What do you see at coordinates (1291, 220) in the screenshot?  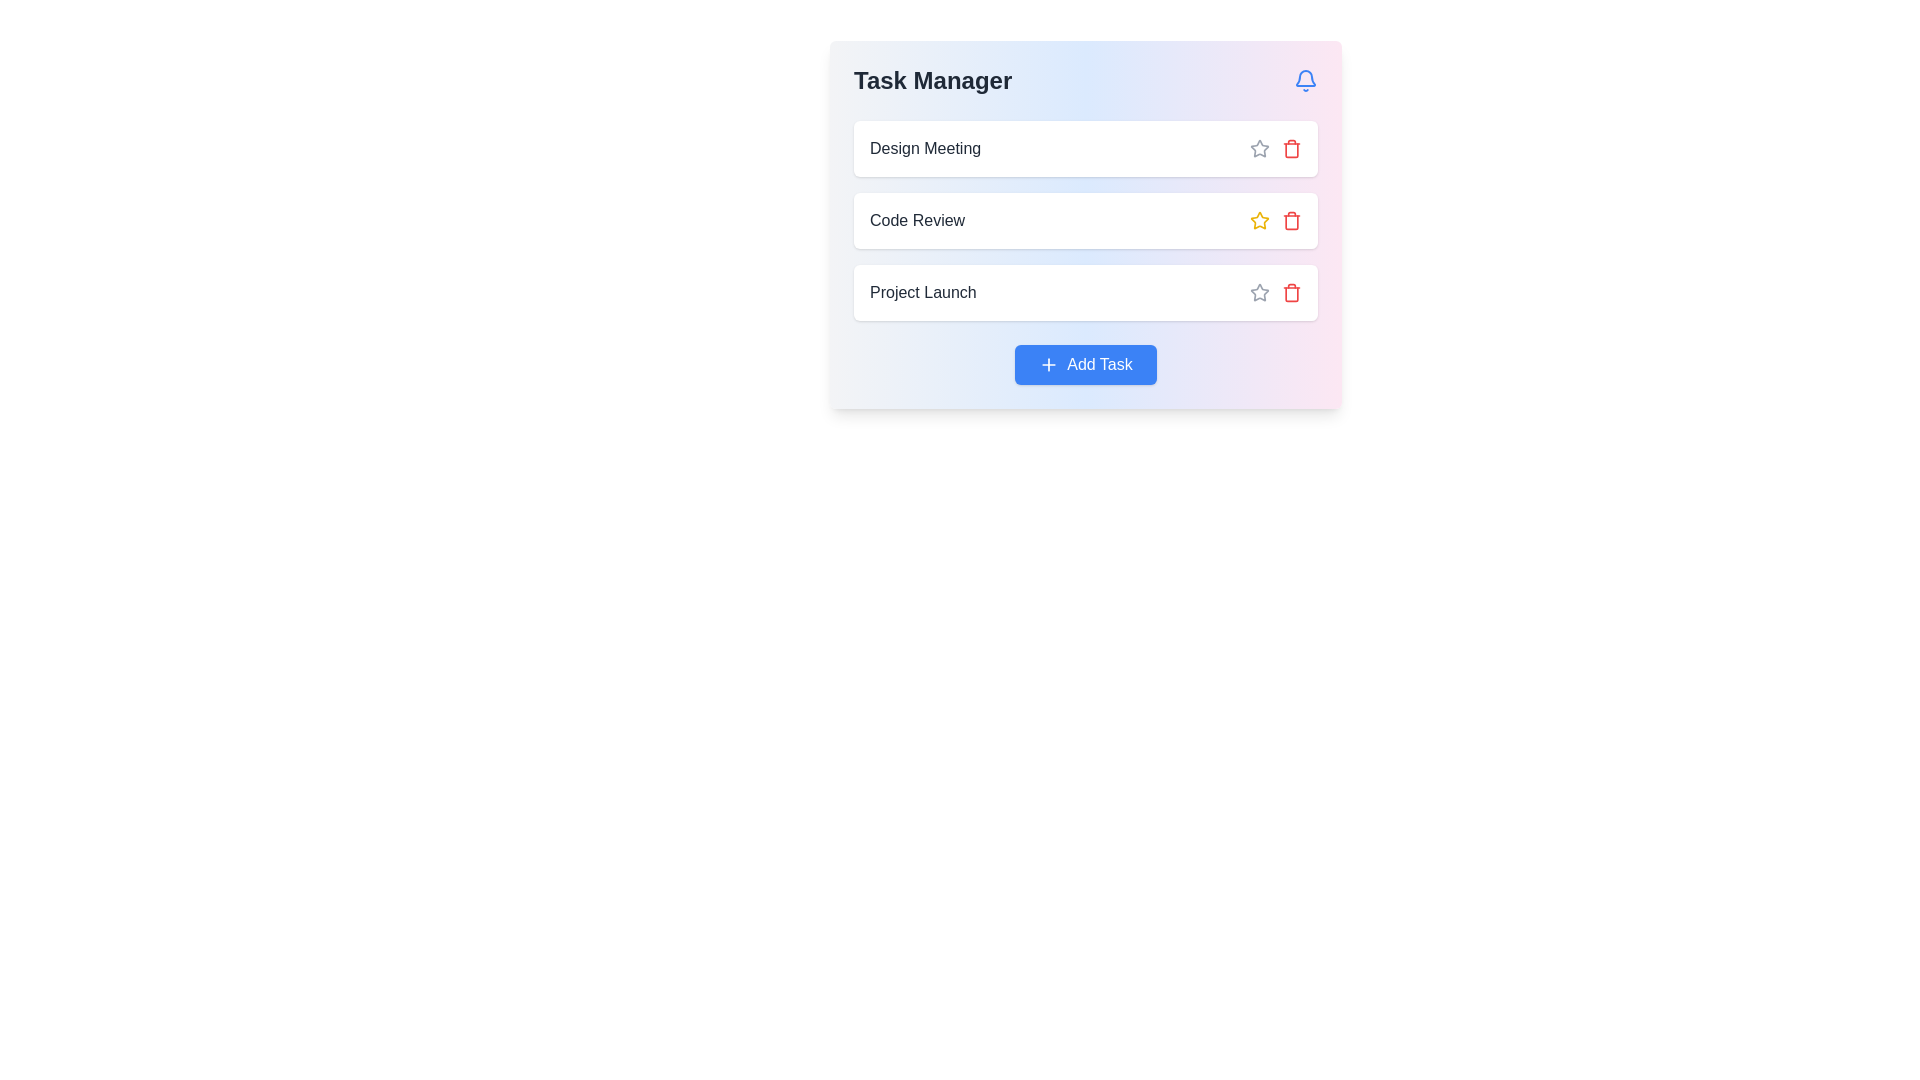 I see `the trash bin icon styled in red, located beside the 'Code Review' label in the second row of the task list` at bounding box center [1291, 220].